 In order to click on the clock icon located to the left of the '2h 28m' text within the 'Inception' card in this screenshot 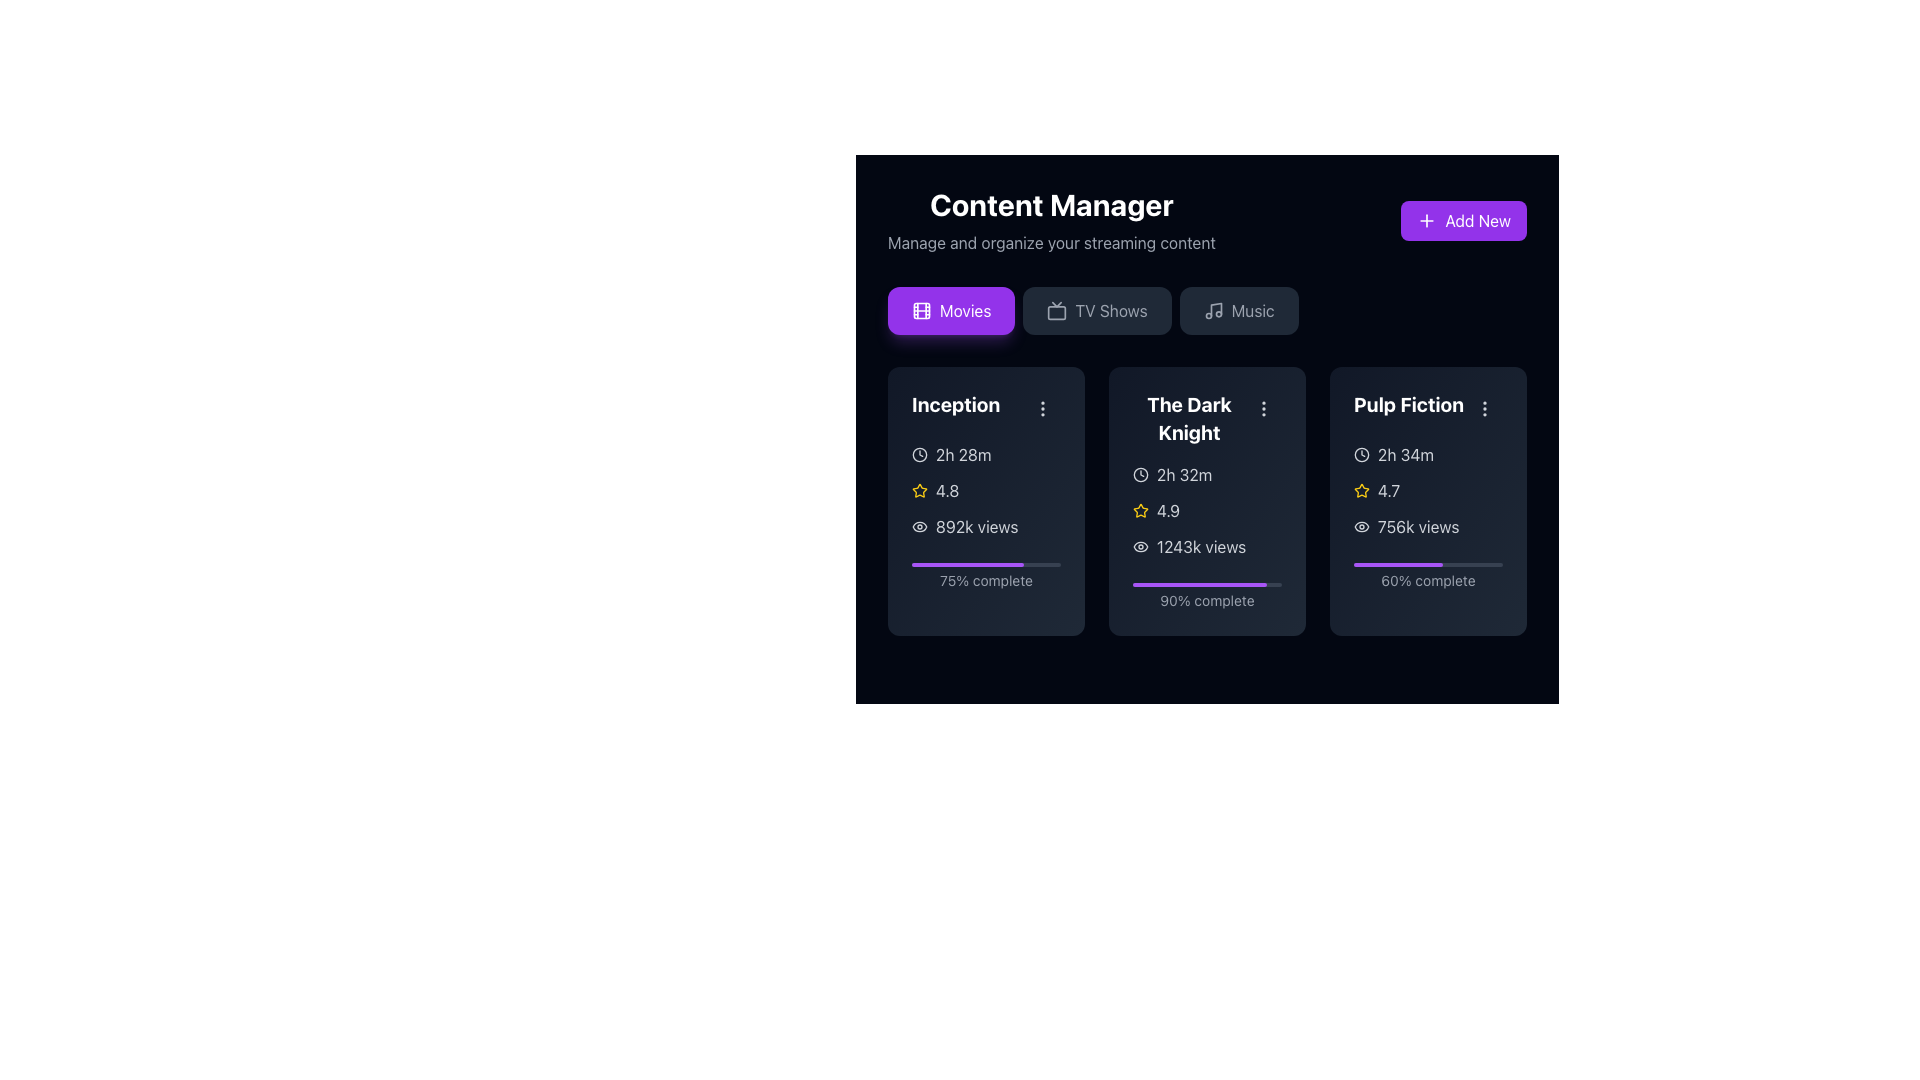, I will do `click(919, 455)`.